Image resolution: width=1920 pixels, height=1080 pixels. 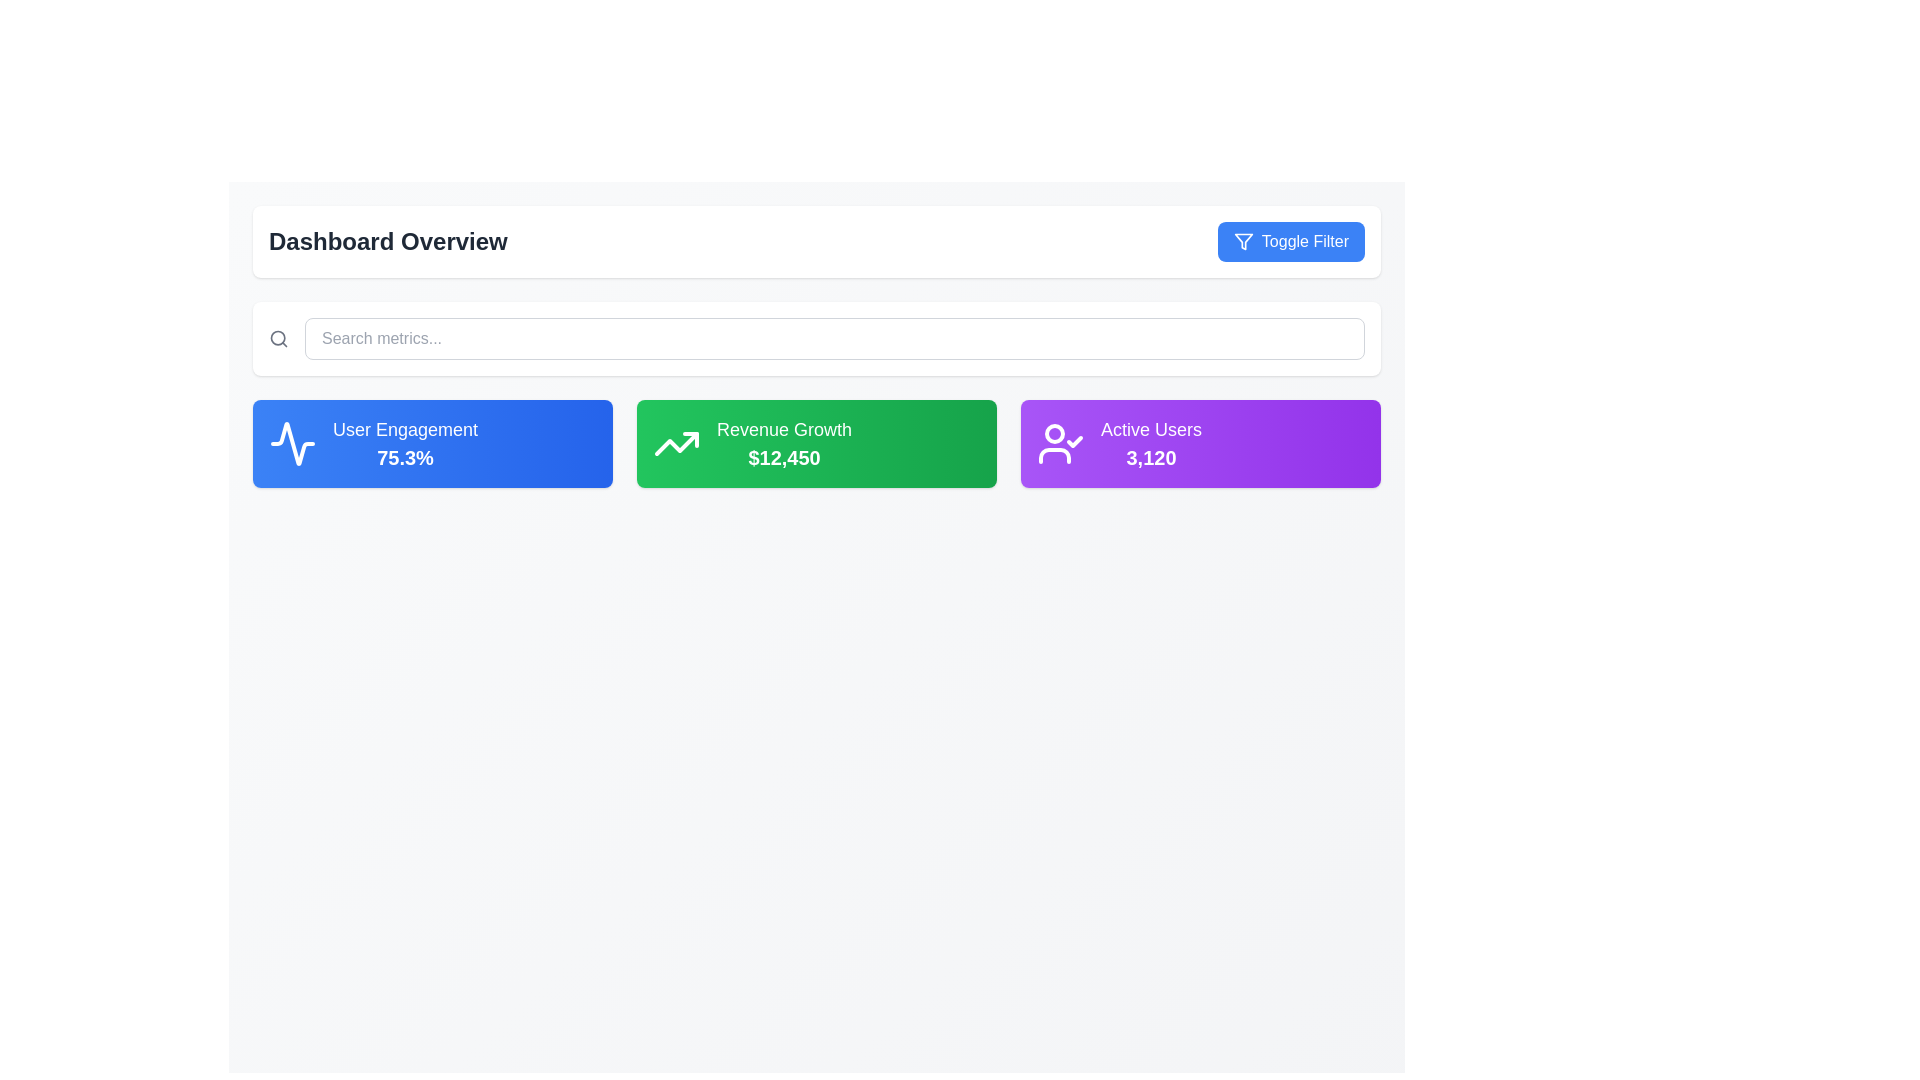 I want to click on displayed statistics from the Information card, which is the rightmost card in a row of three cards on the dashboard, so click(x=1200, y=442).